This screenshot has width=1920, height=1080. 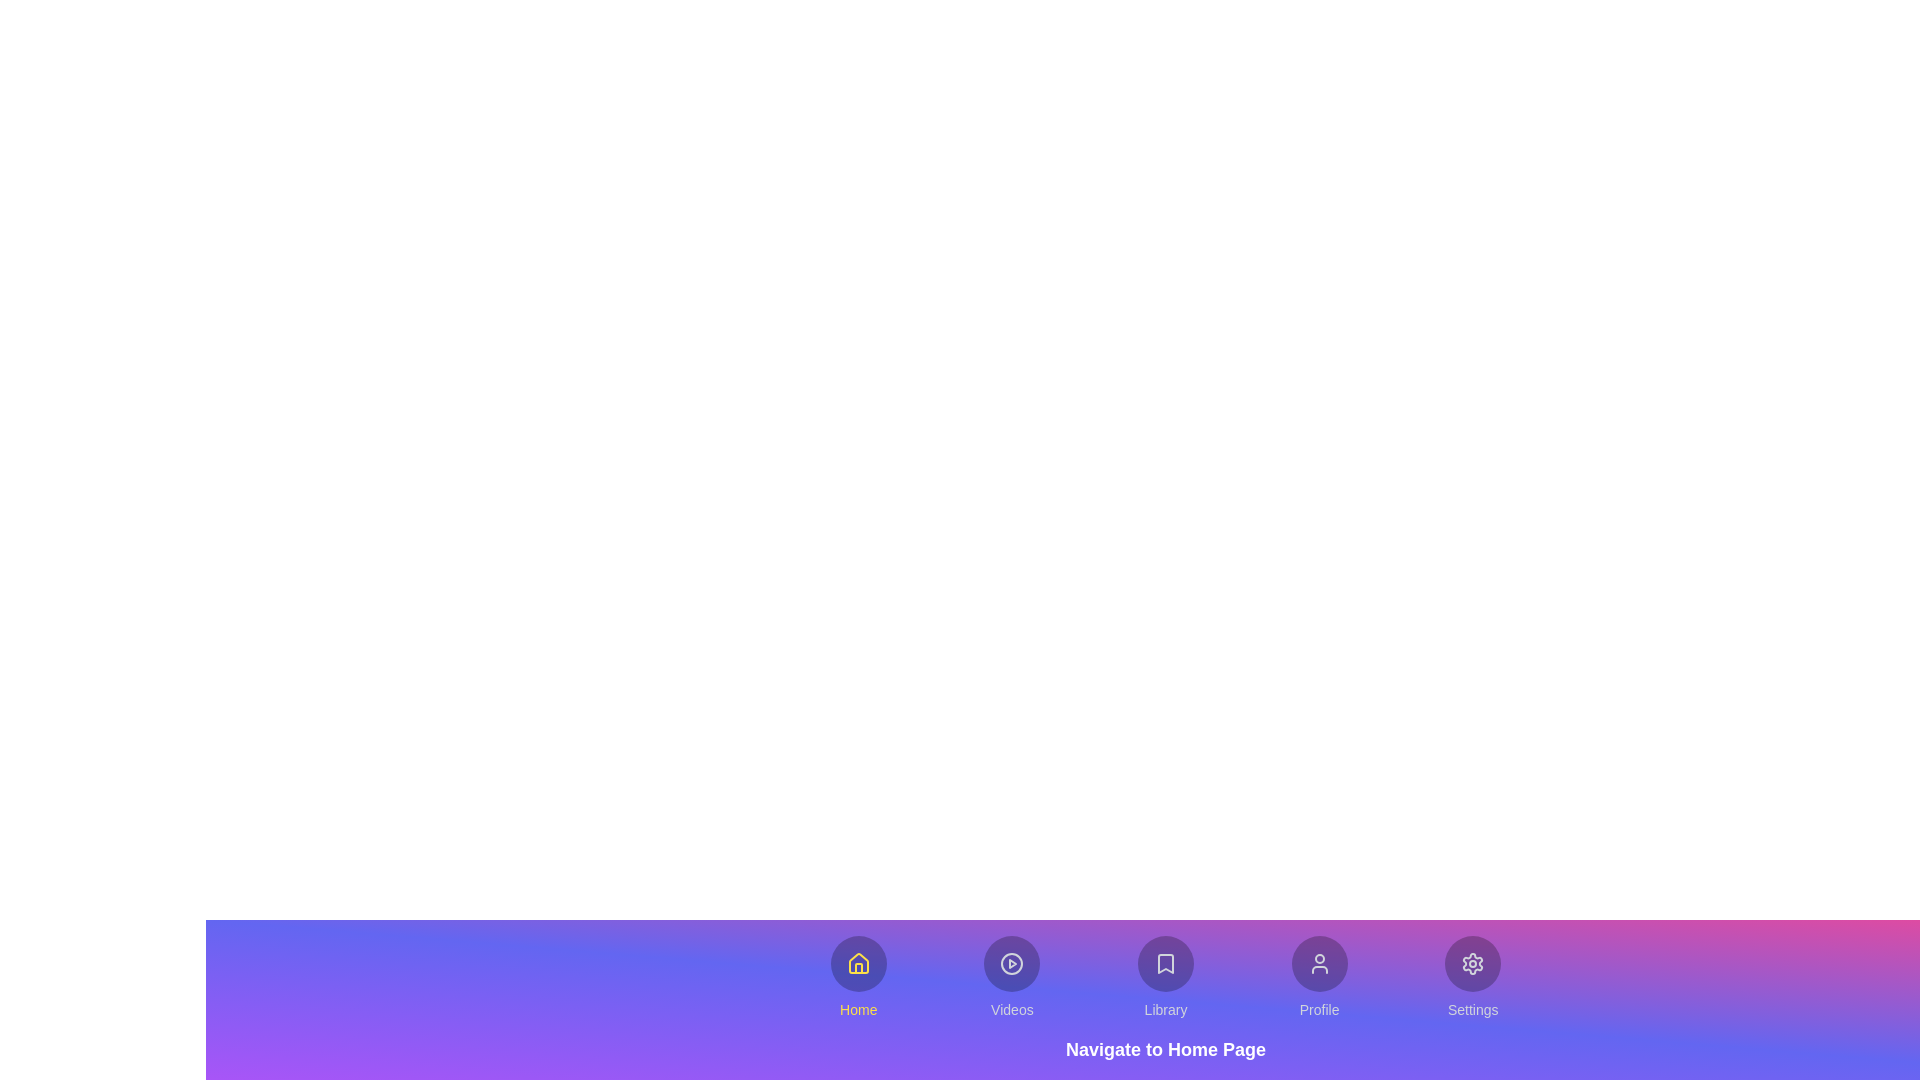 I want to click on the Library tab to activate it, so click(x=1166, y=977).